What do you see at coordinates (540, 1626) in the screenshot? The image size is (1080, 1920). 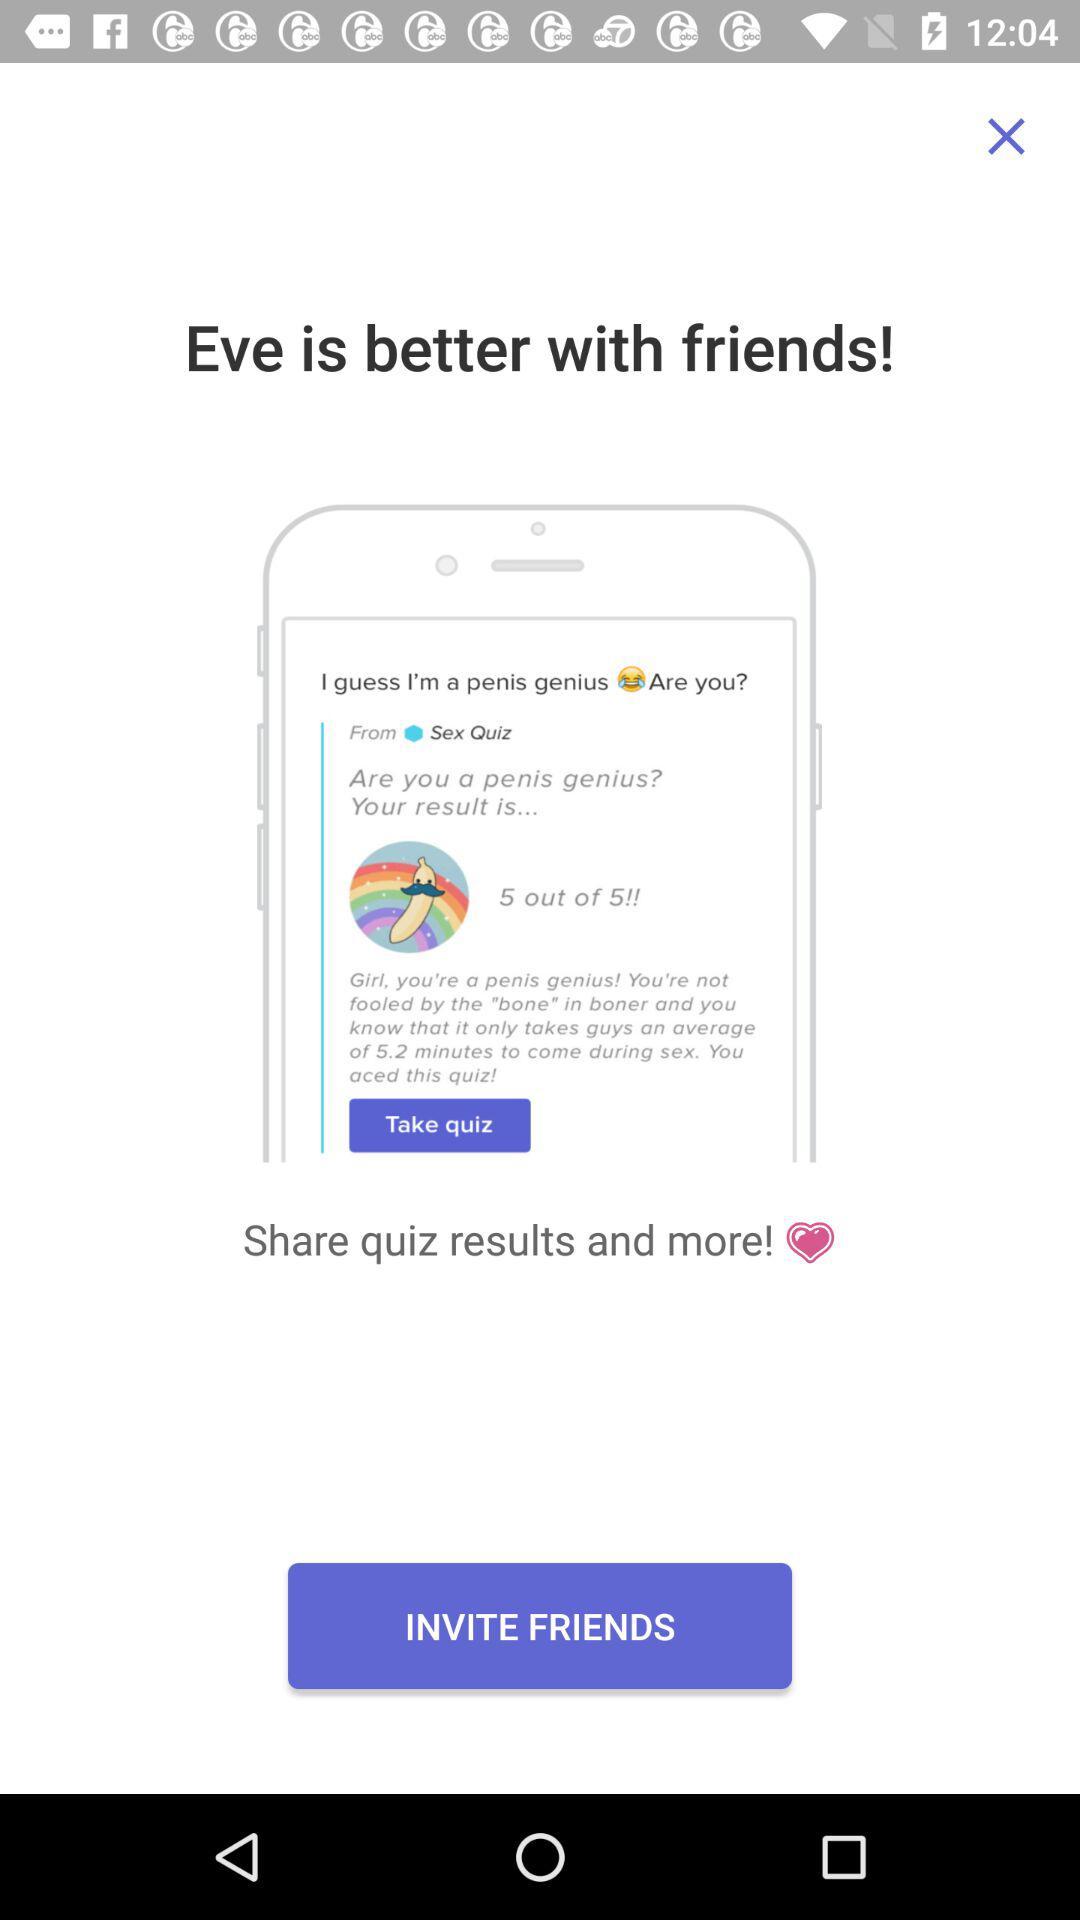 I see `invite friends item` at bounding box center [540, 1626].